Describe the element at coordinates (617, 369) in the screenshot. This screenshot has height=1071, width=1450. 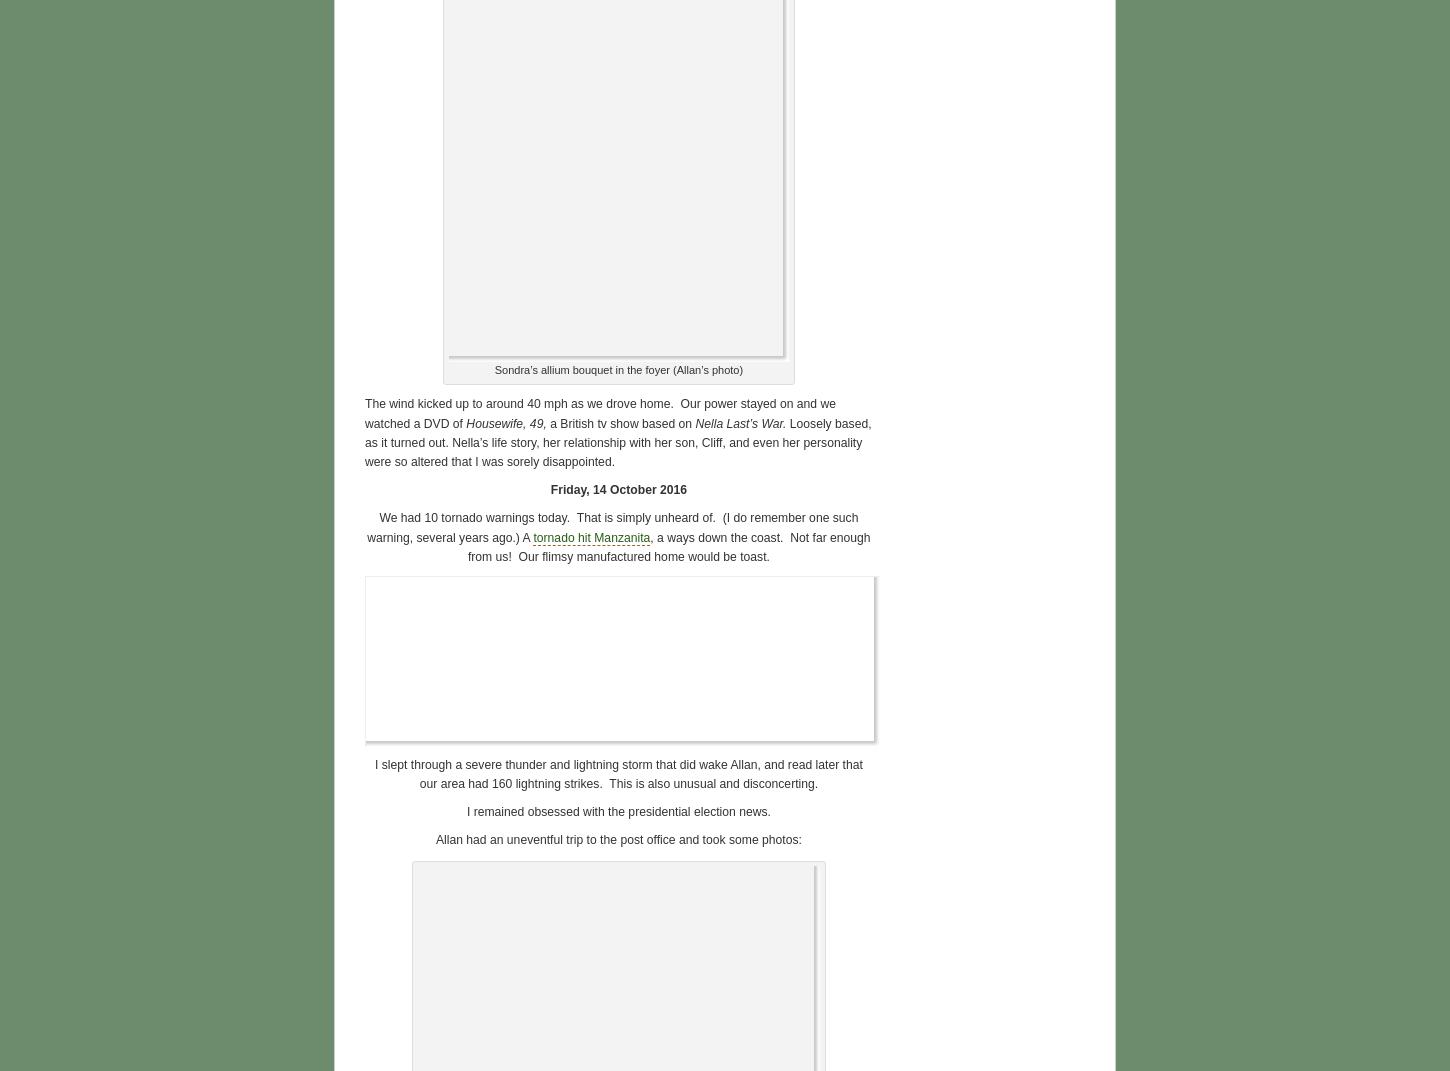
I see `'Sondra’s allium bouquet in the foyer (Allan’s photo)'` at that location.